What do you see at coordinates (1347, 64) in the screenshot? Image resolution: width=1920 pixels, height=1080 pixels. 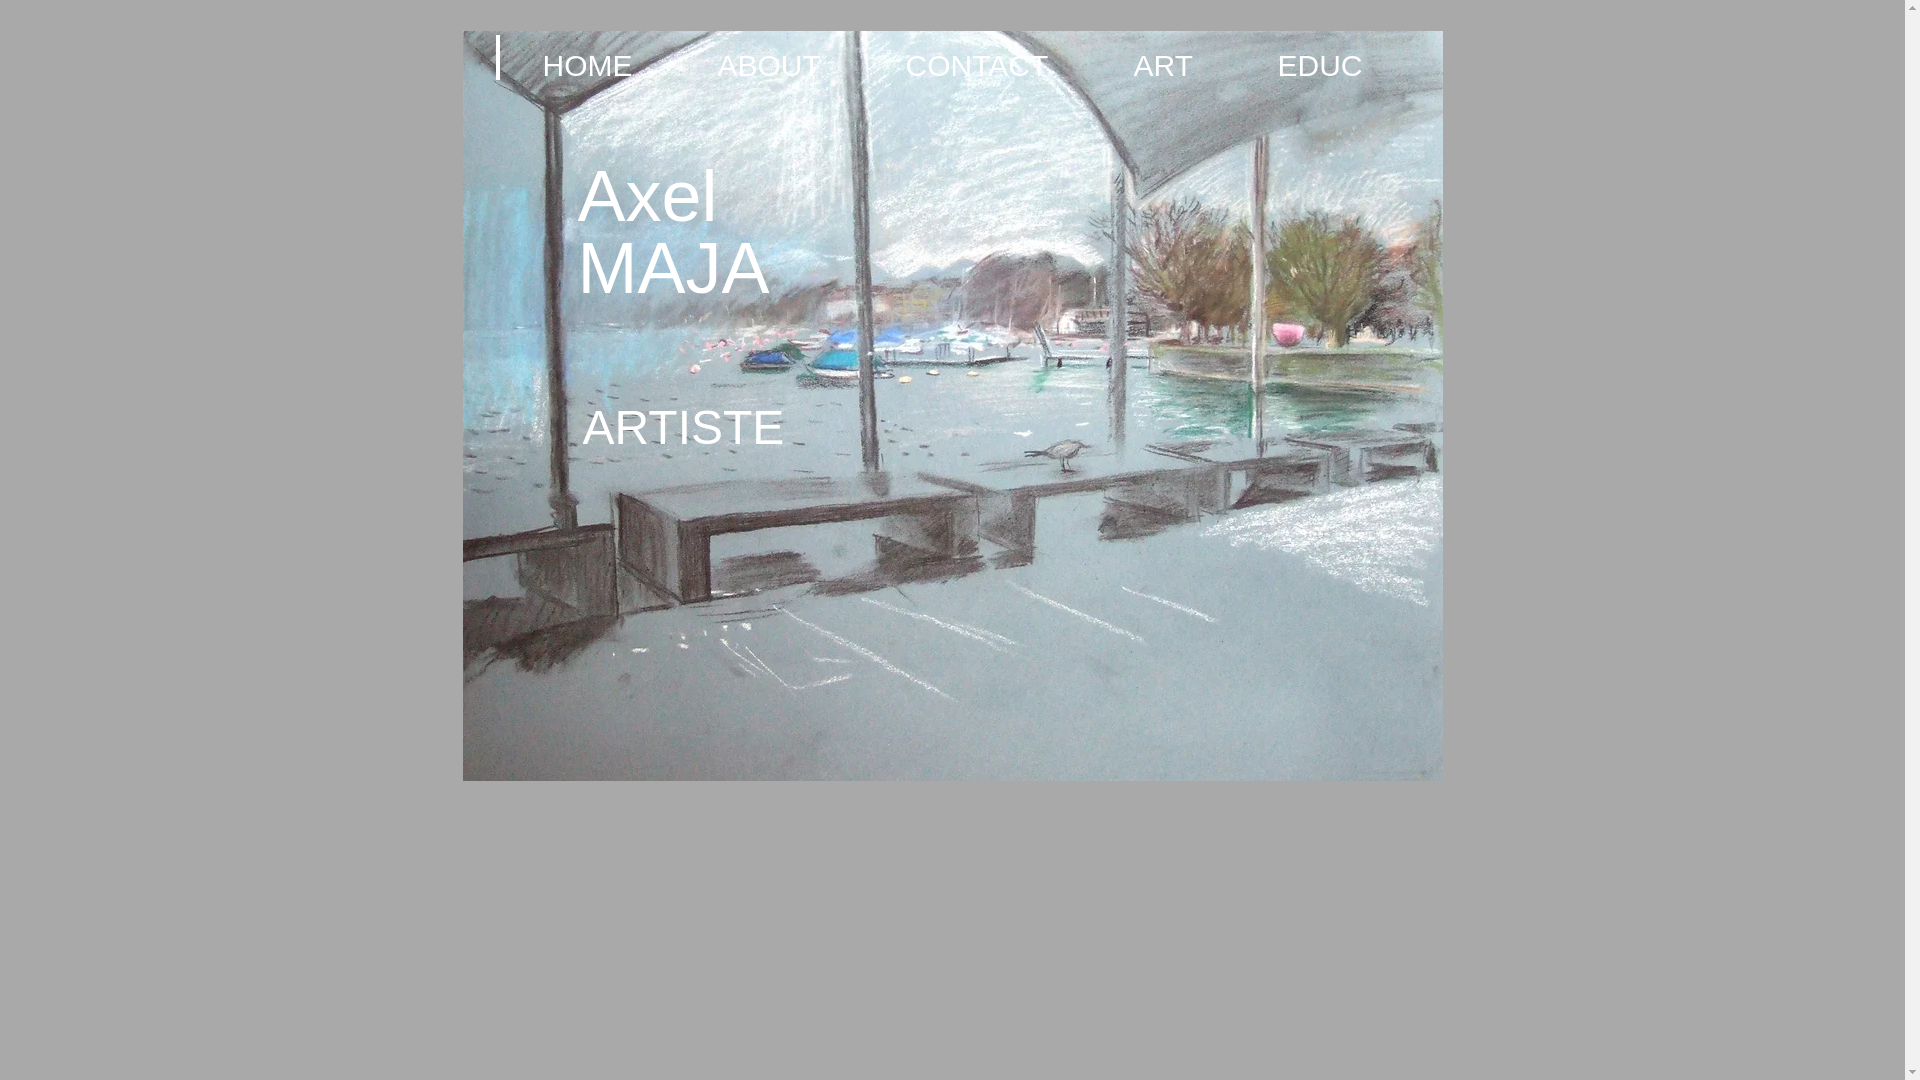 I see `'EDUC'` at bounding box center [1347, 64].